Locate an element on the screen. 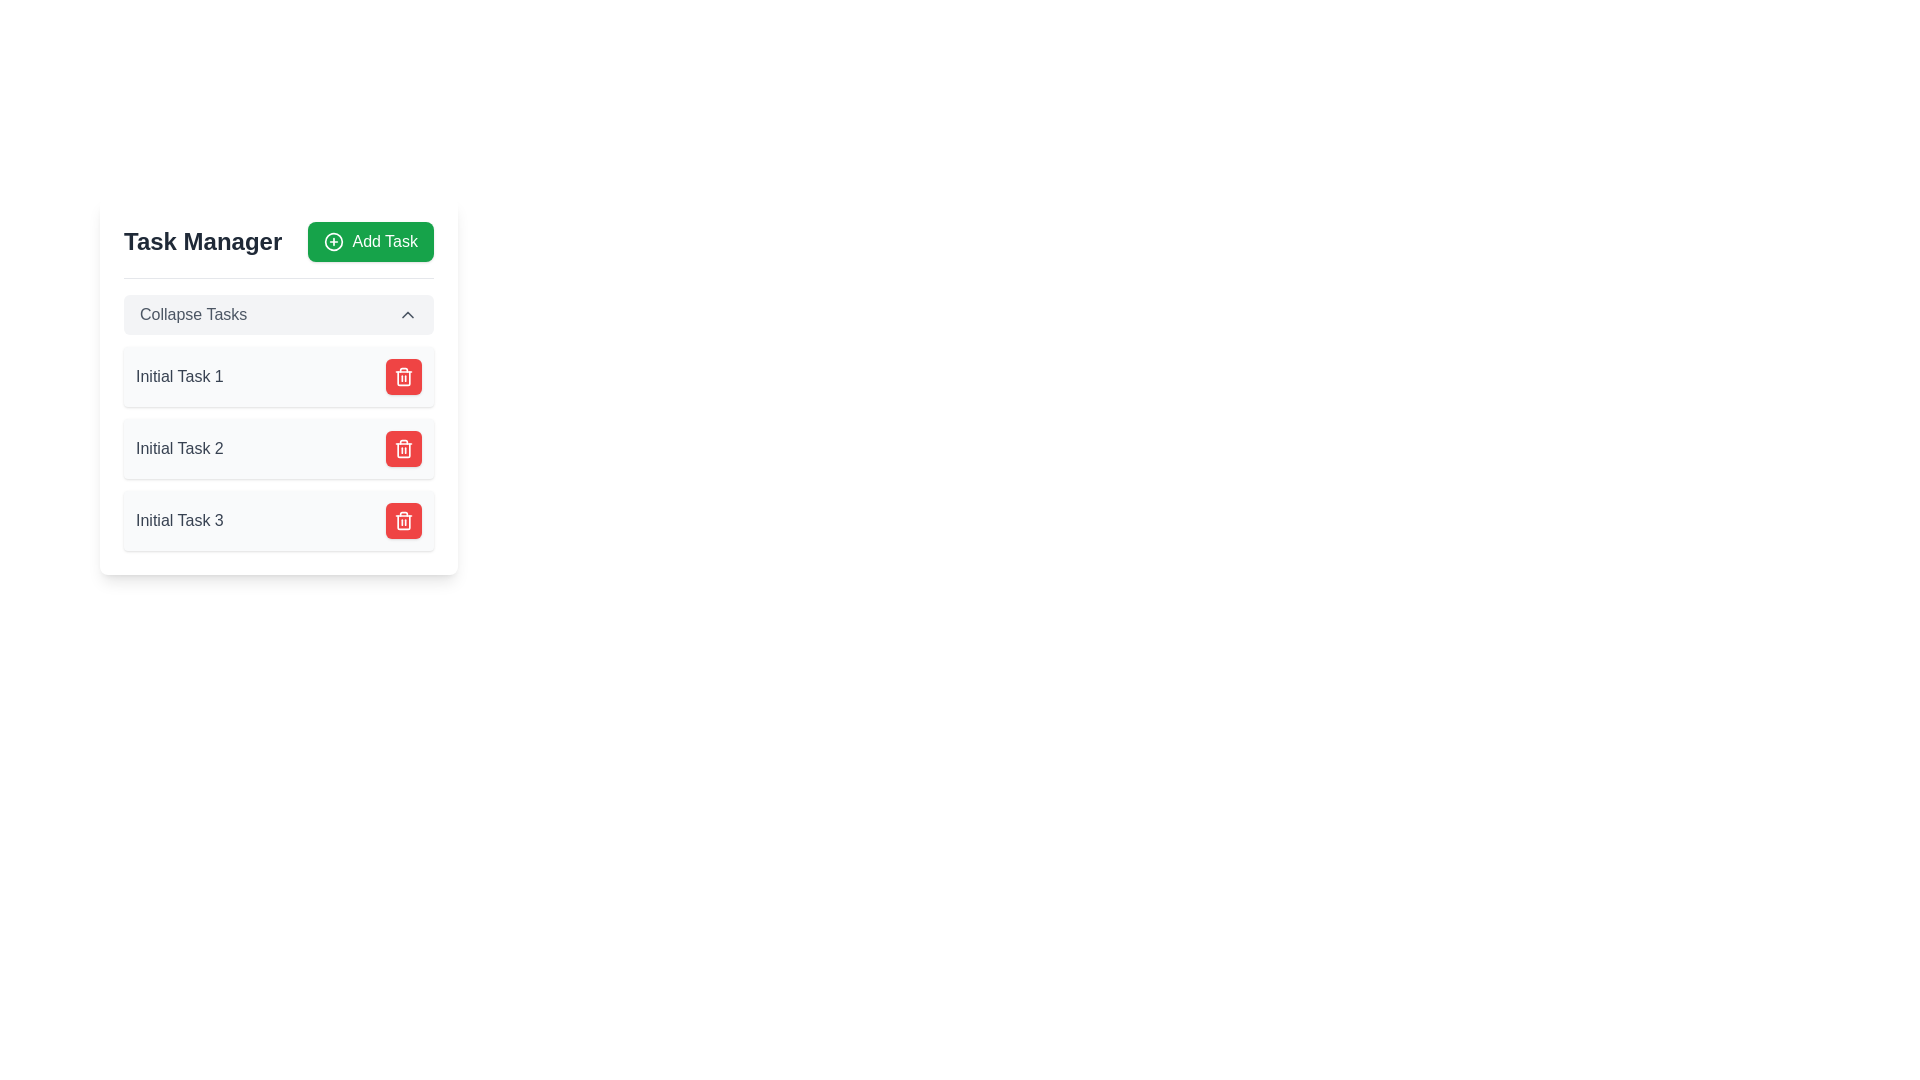  the collapsible toggle button for the task list located below the 'Task Manager' title to provide visual feedback is located at coordinates (277, 315).